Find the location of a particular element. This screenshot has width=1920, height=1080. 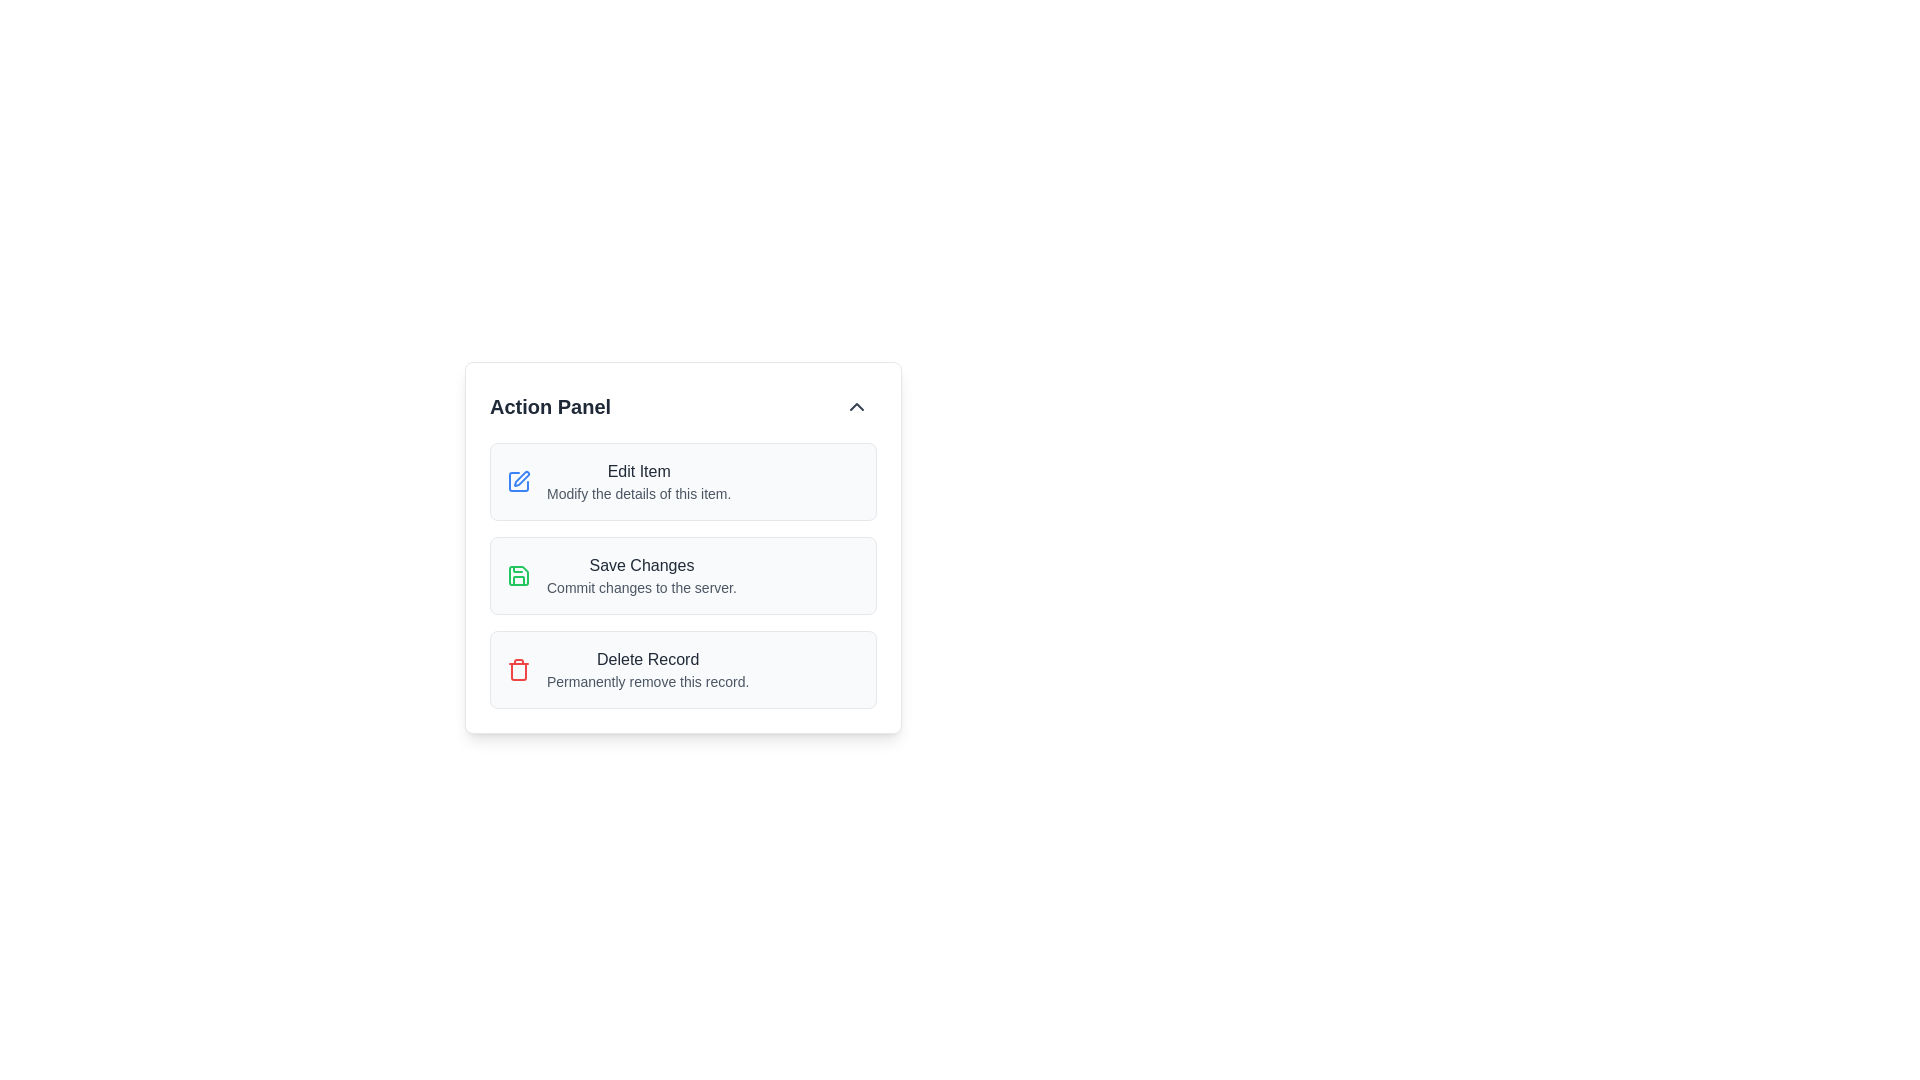

the 'Edit Item' text label, which is styled with medium font weight and dark gray color, located in the 'Action Panel' section for modifying item details is located at coordinates (638, 471).